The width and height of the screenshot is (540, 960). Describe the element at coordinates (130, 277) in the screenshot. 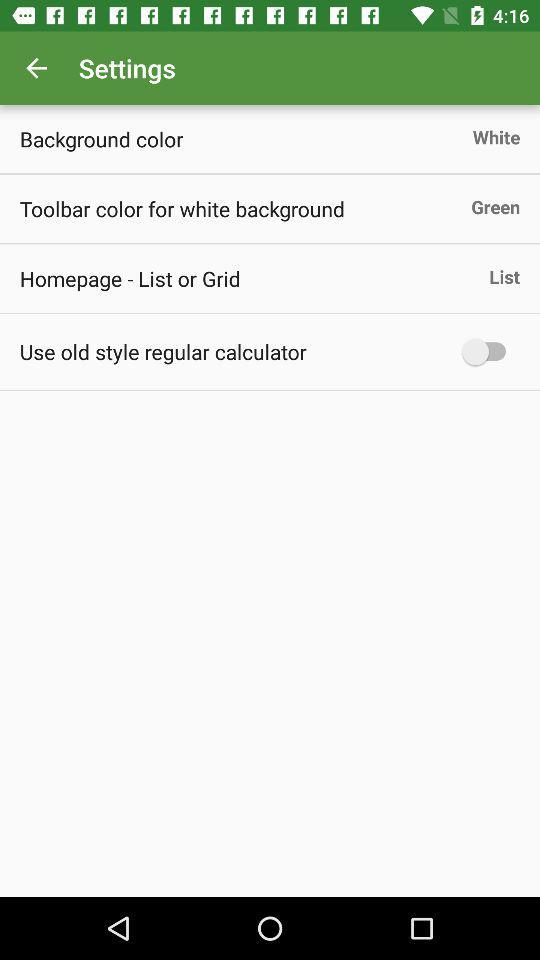

I see `the icon below the toolbar color for icon` at that location.